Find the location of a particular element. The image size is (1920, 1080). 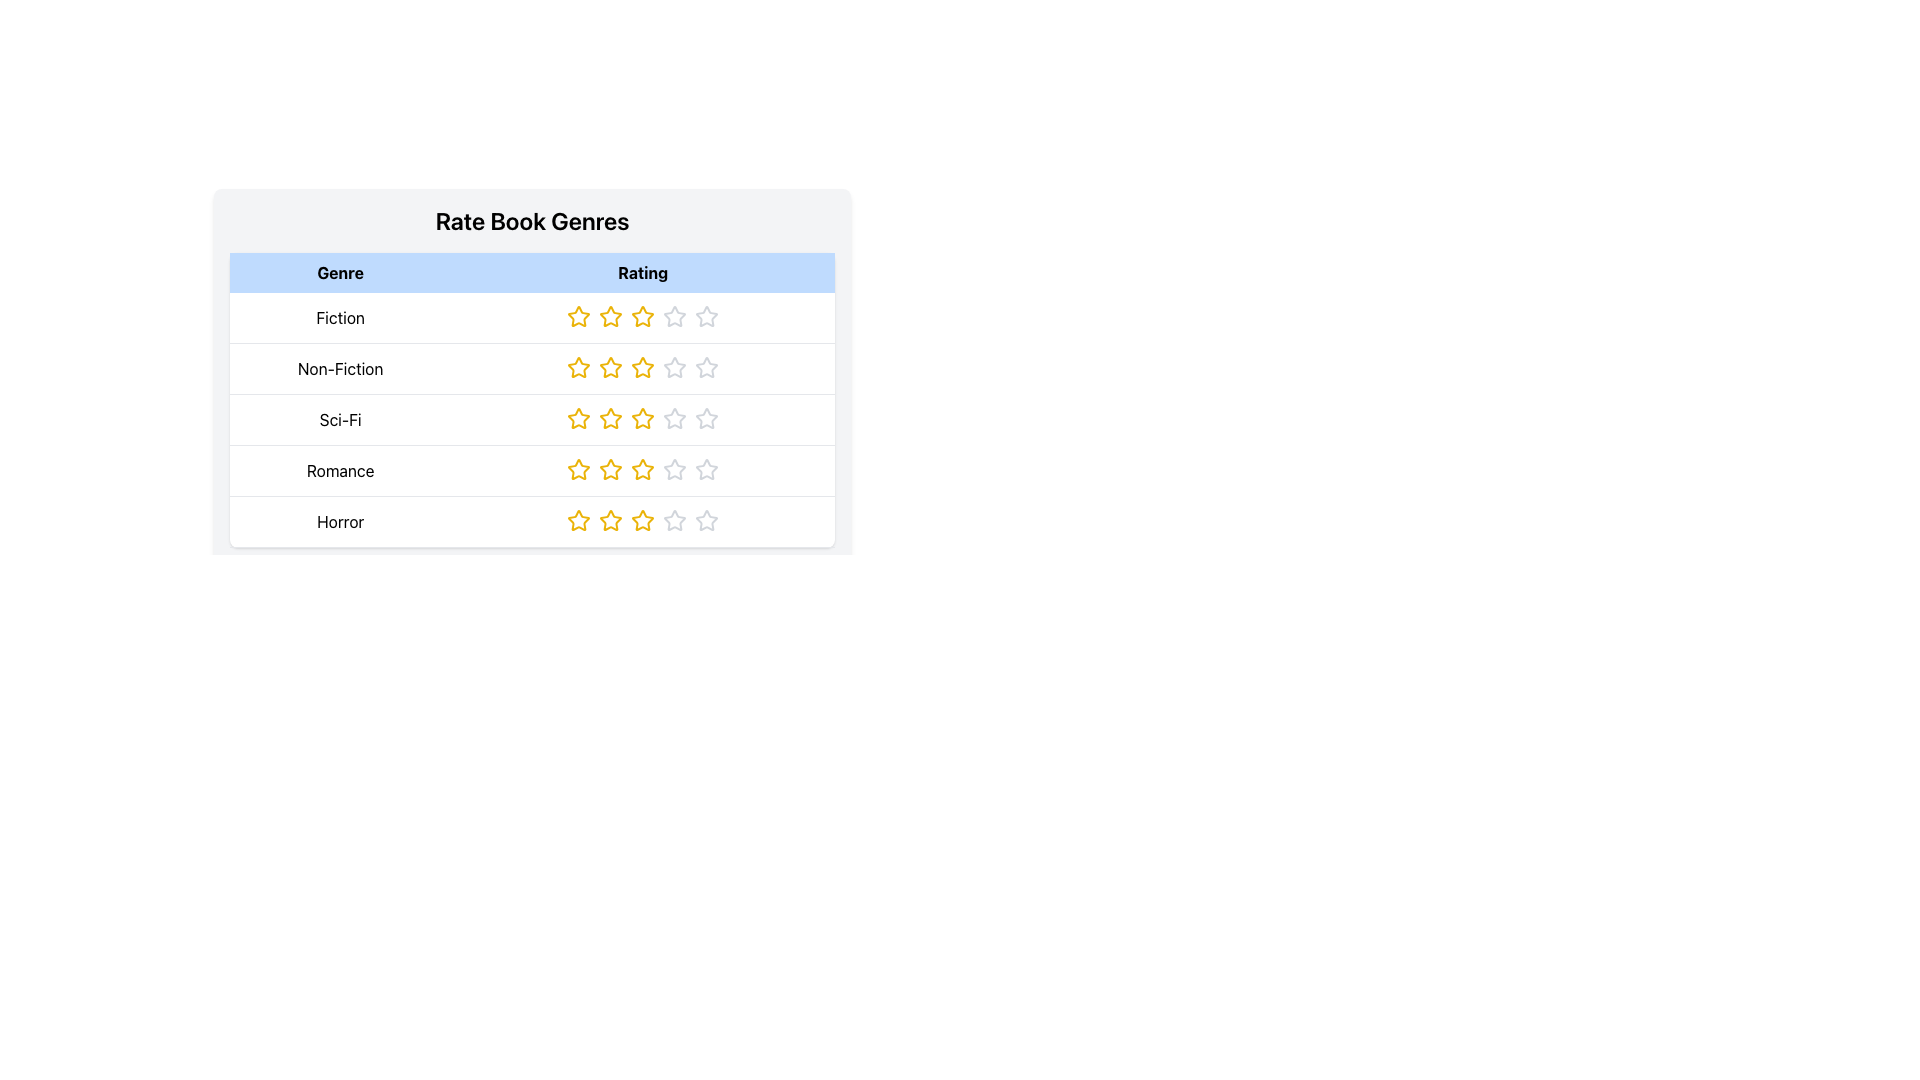

Table Header with a light blue background containing the titles 'Genre' and 'Rating' for its structure is located at coordinates (532, 358).